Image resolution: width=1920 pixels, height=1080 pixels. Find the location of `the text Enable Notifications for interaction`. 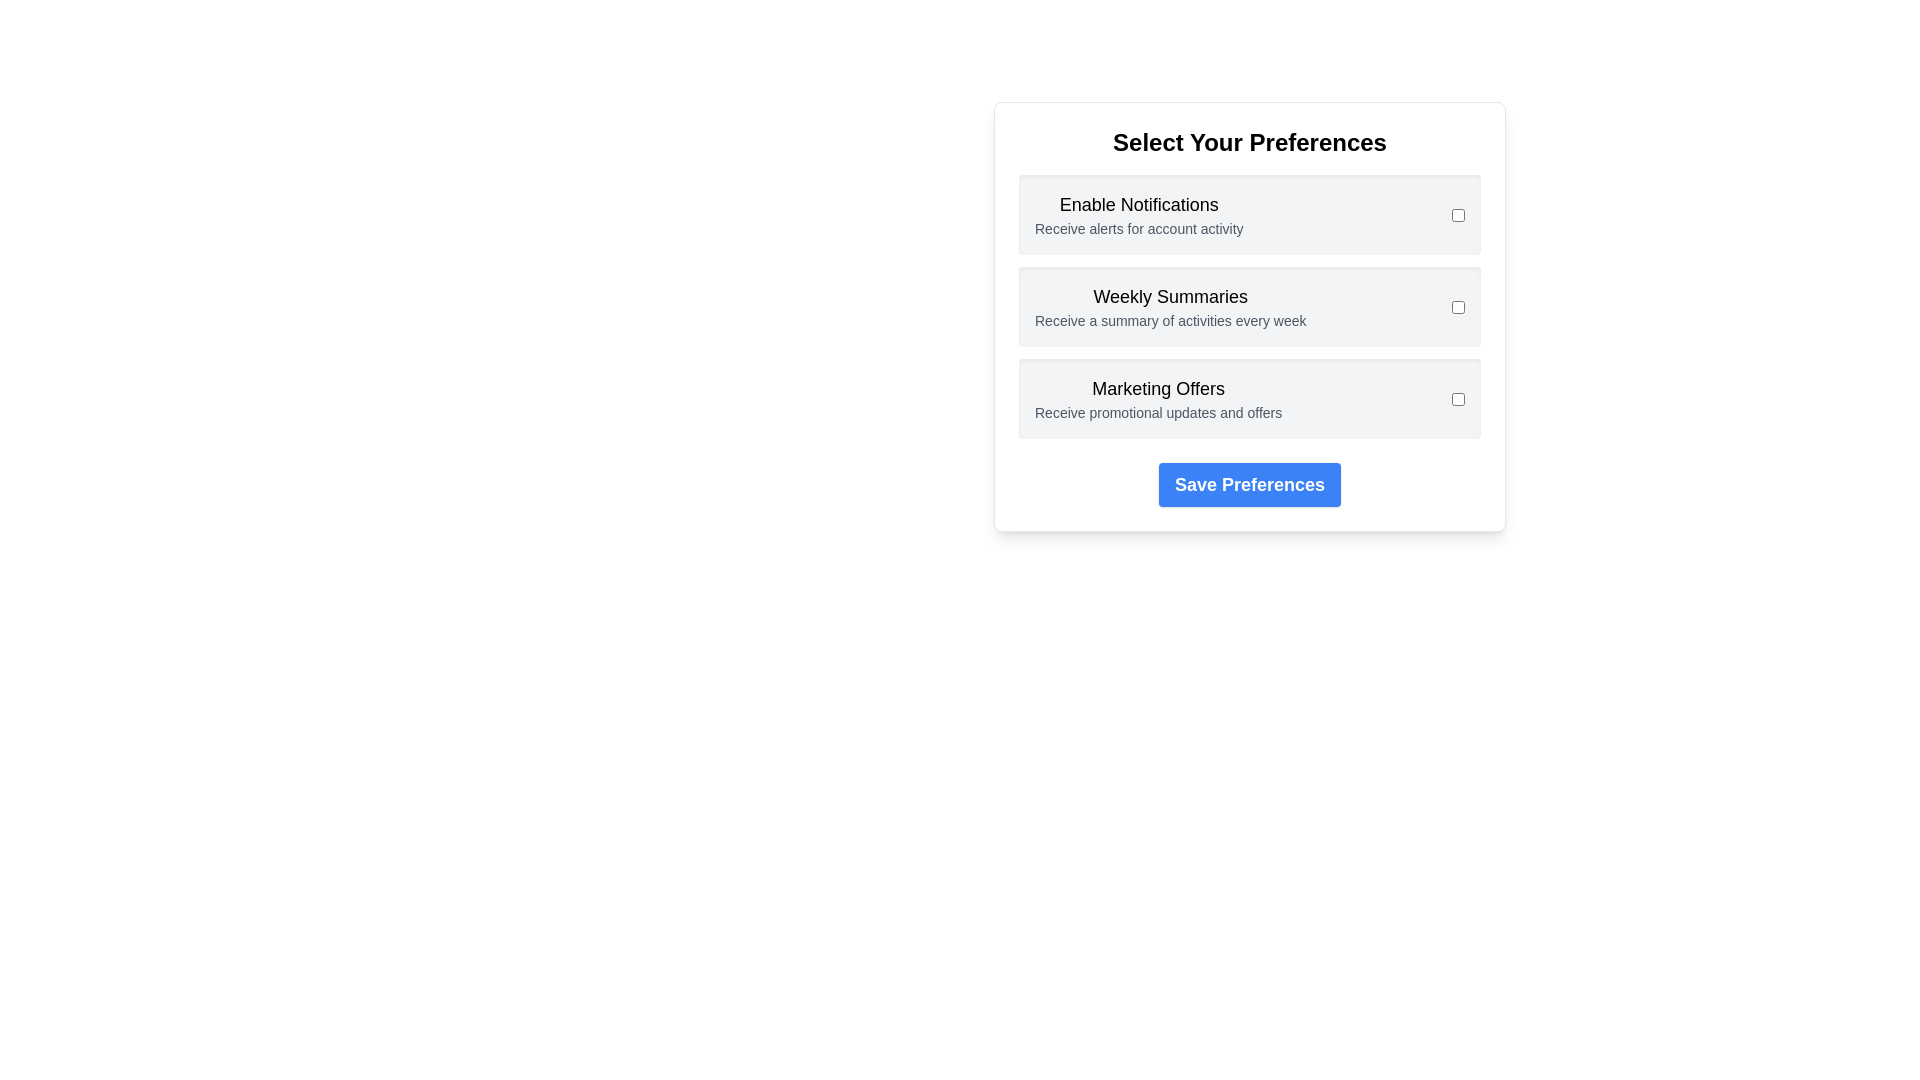

the text Enable Notifications for interaction is located at coordinates (1138, 204).